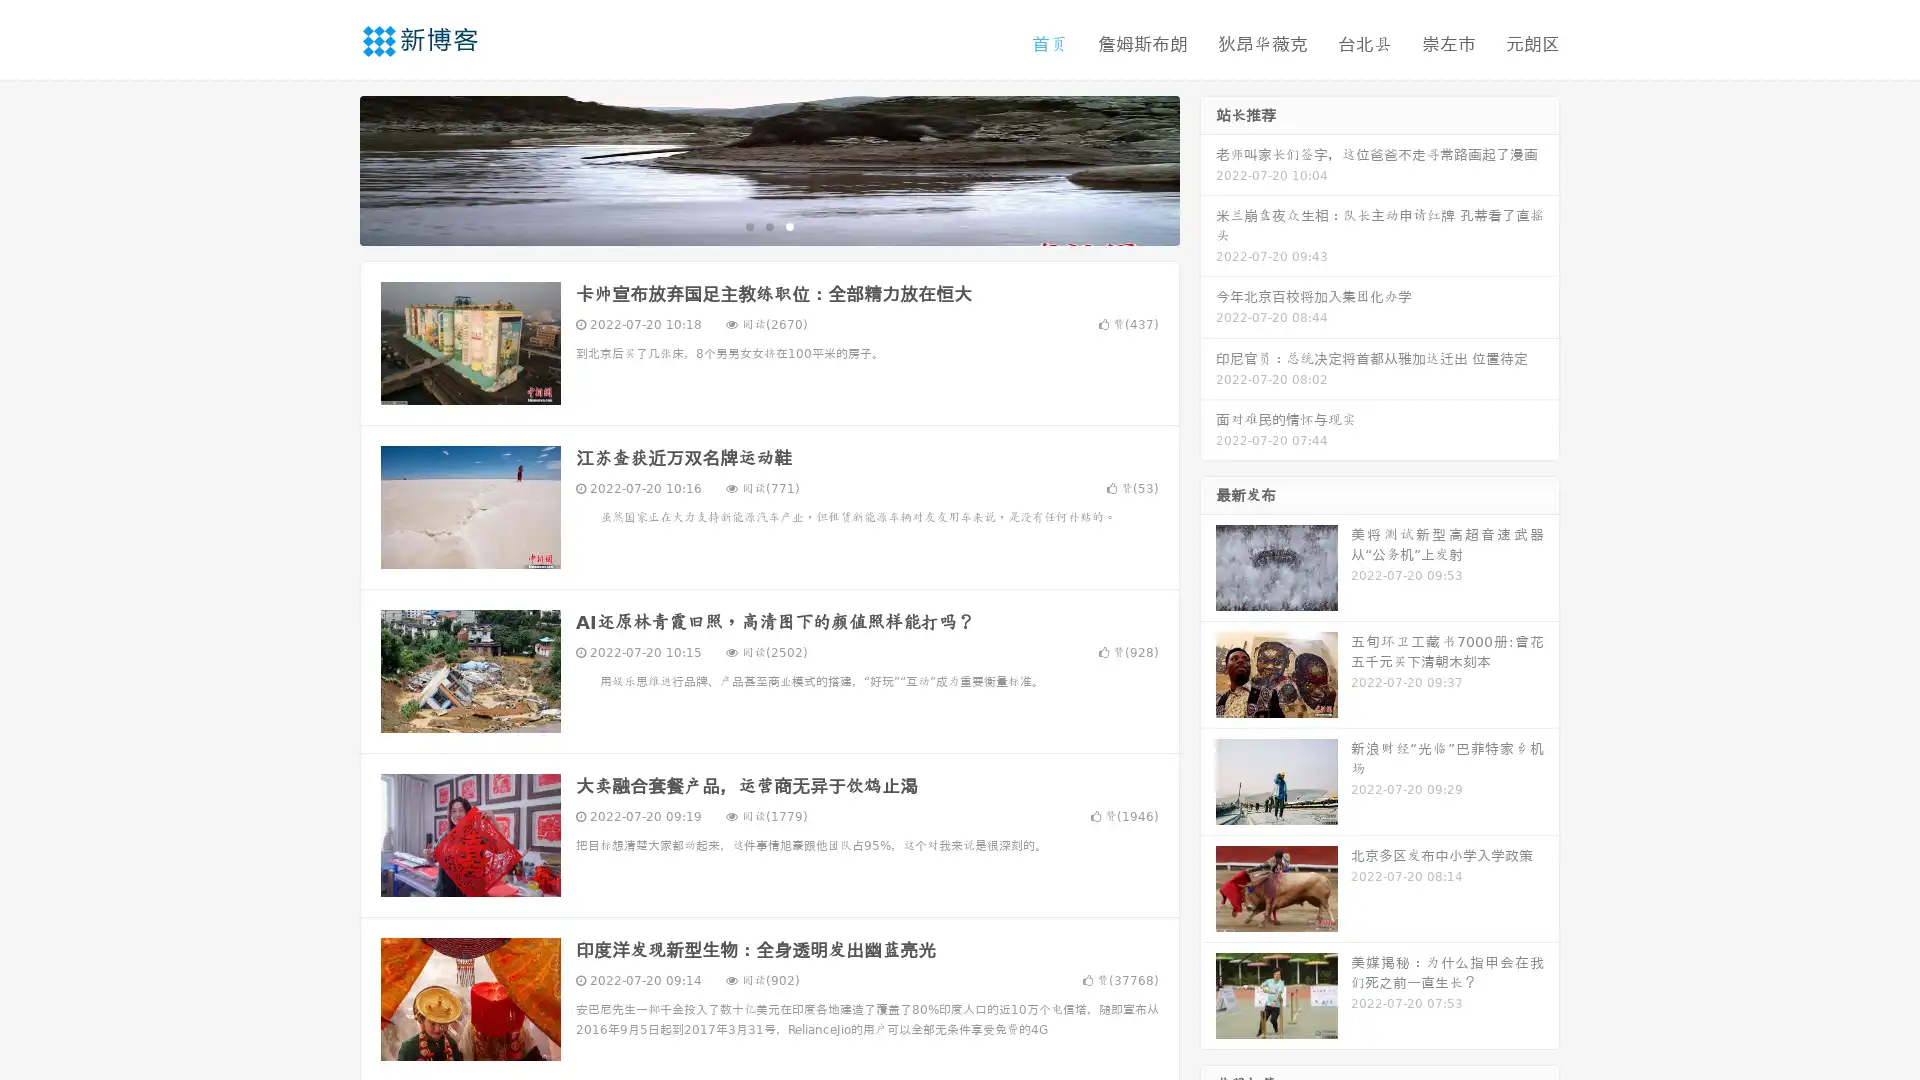 Image resolution: width=1920 pixels, height=1080 pixels. I want to click on Next slide, so click(1208, 168).